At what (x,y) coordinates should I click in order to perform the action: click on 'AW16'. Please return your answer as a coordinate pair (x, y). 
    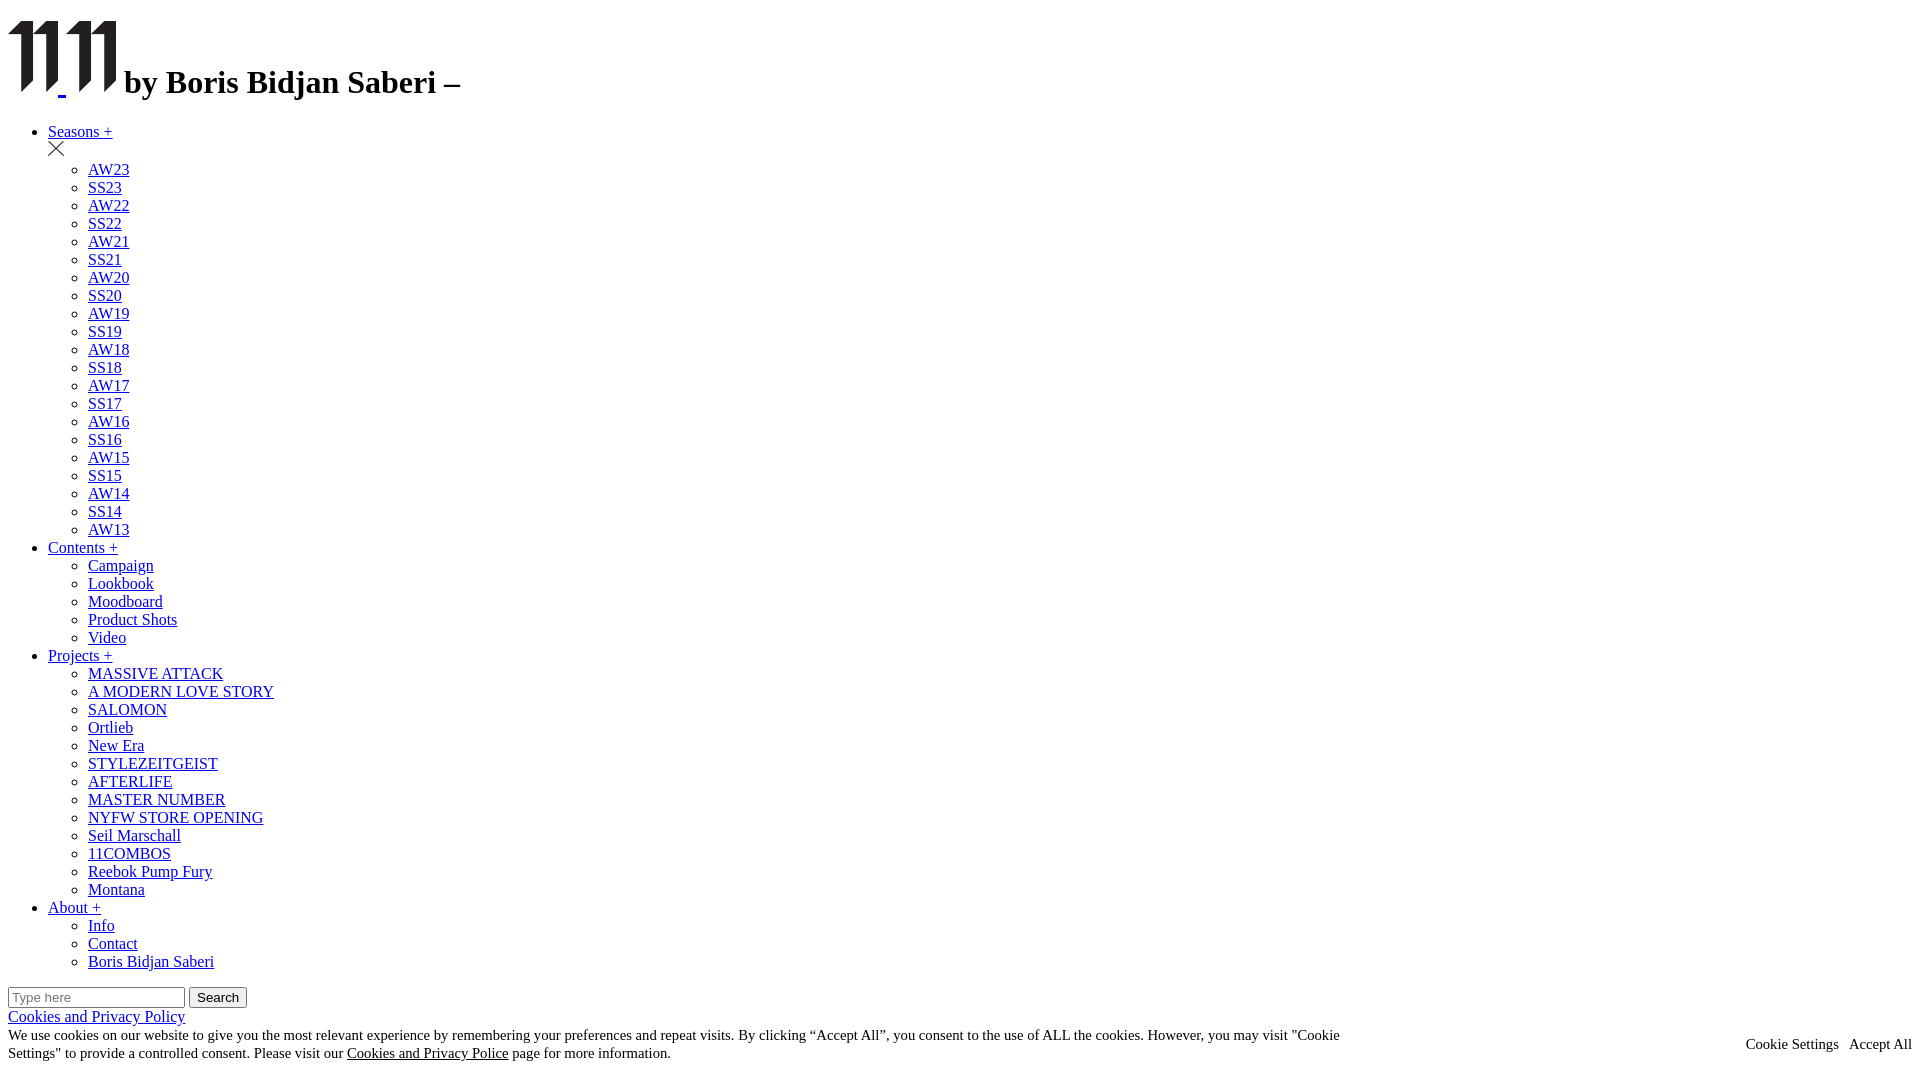
    Looking at the image, I should click on (107, 420).